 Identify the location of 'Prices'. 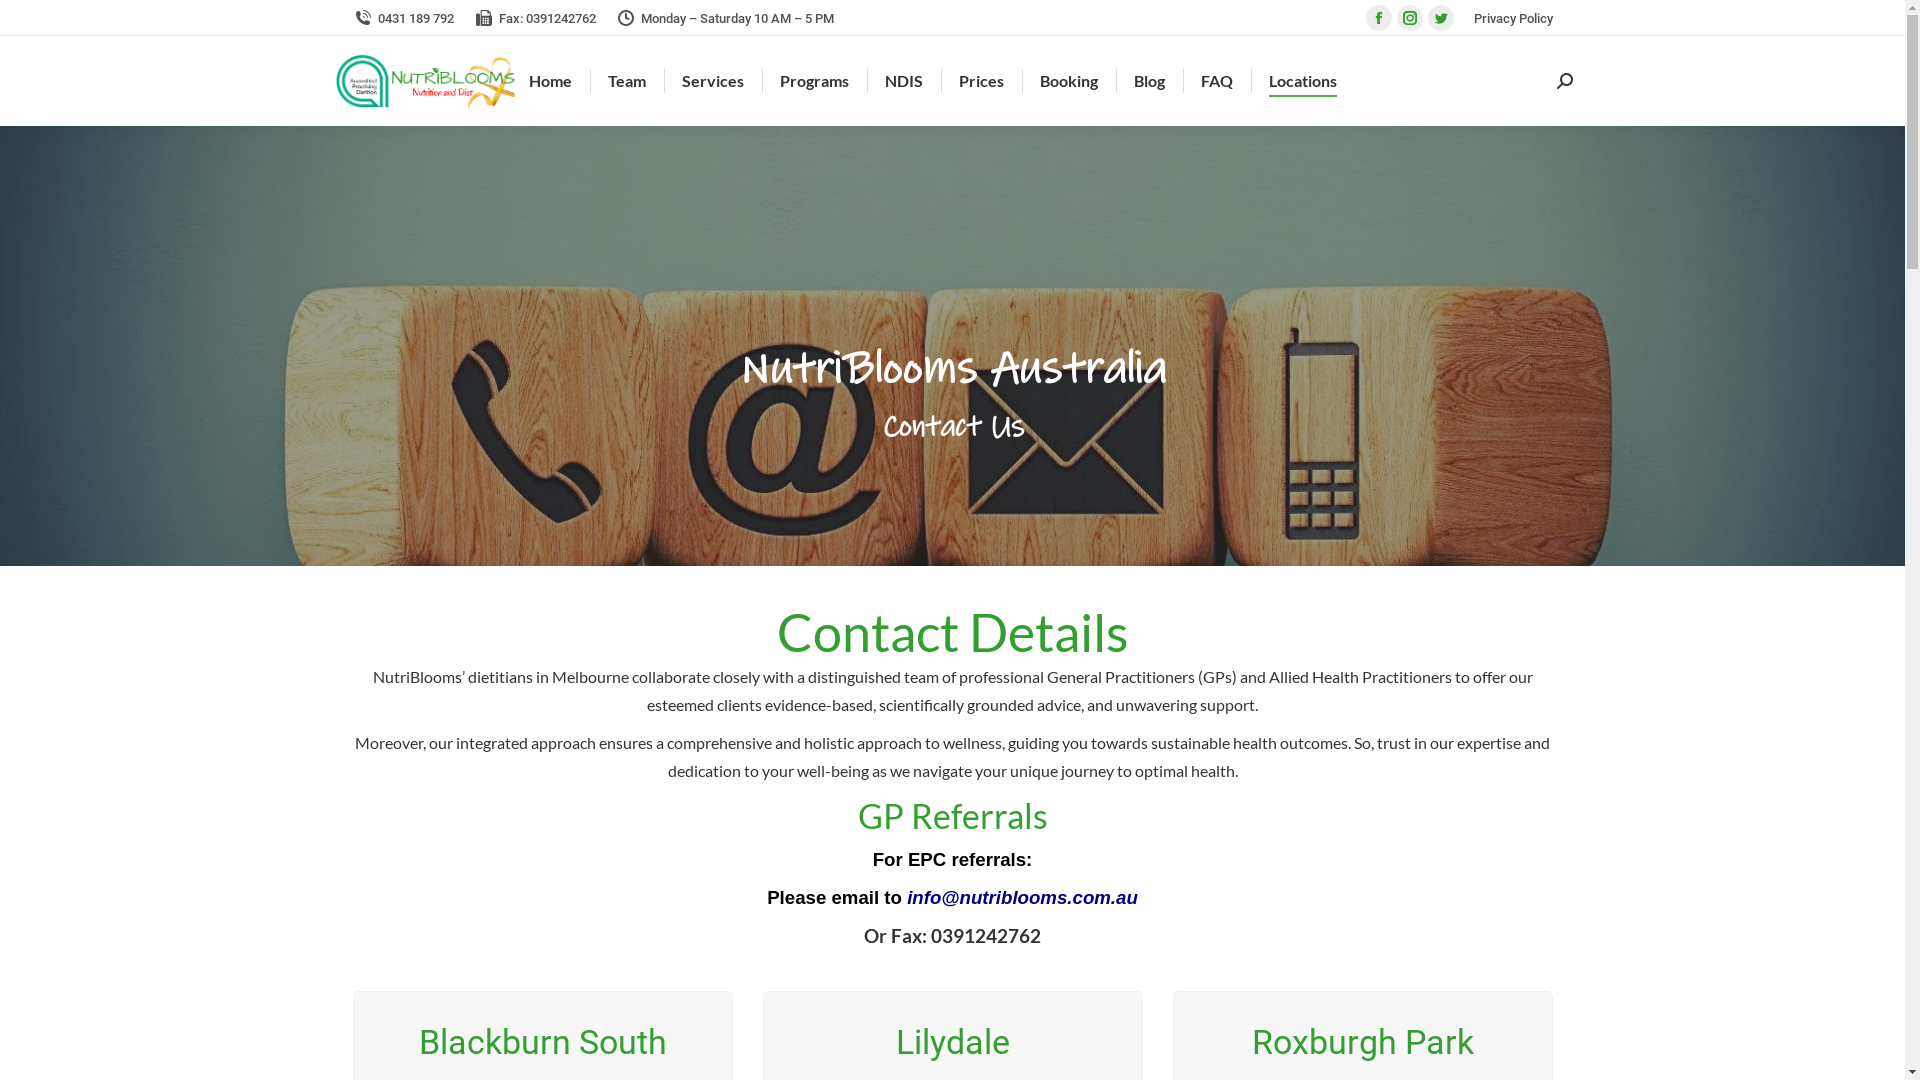
(981, 80).